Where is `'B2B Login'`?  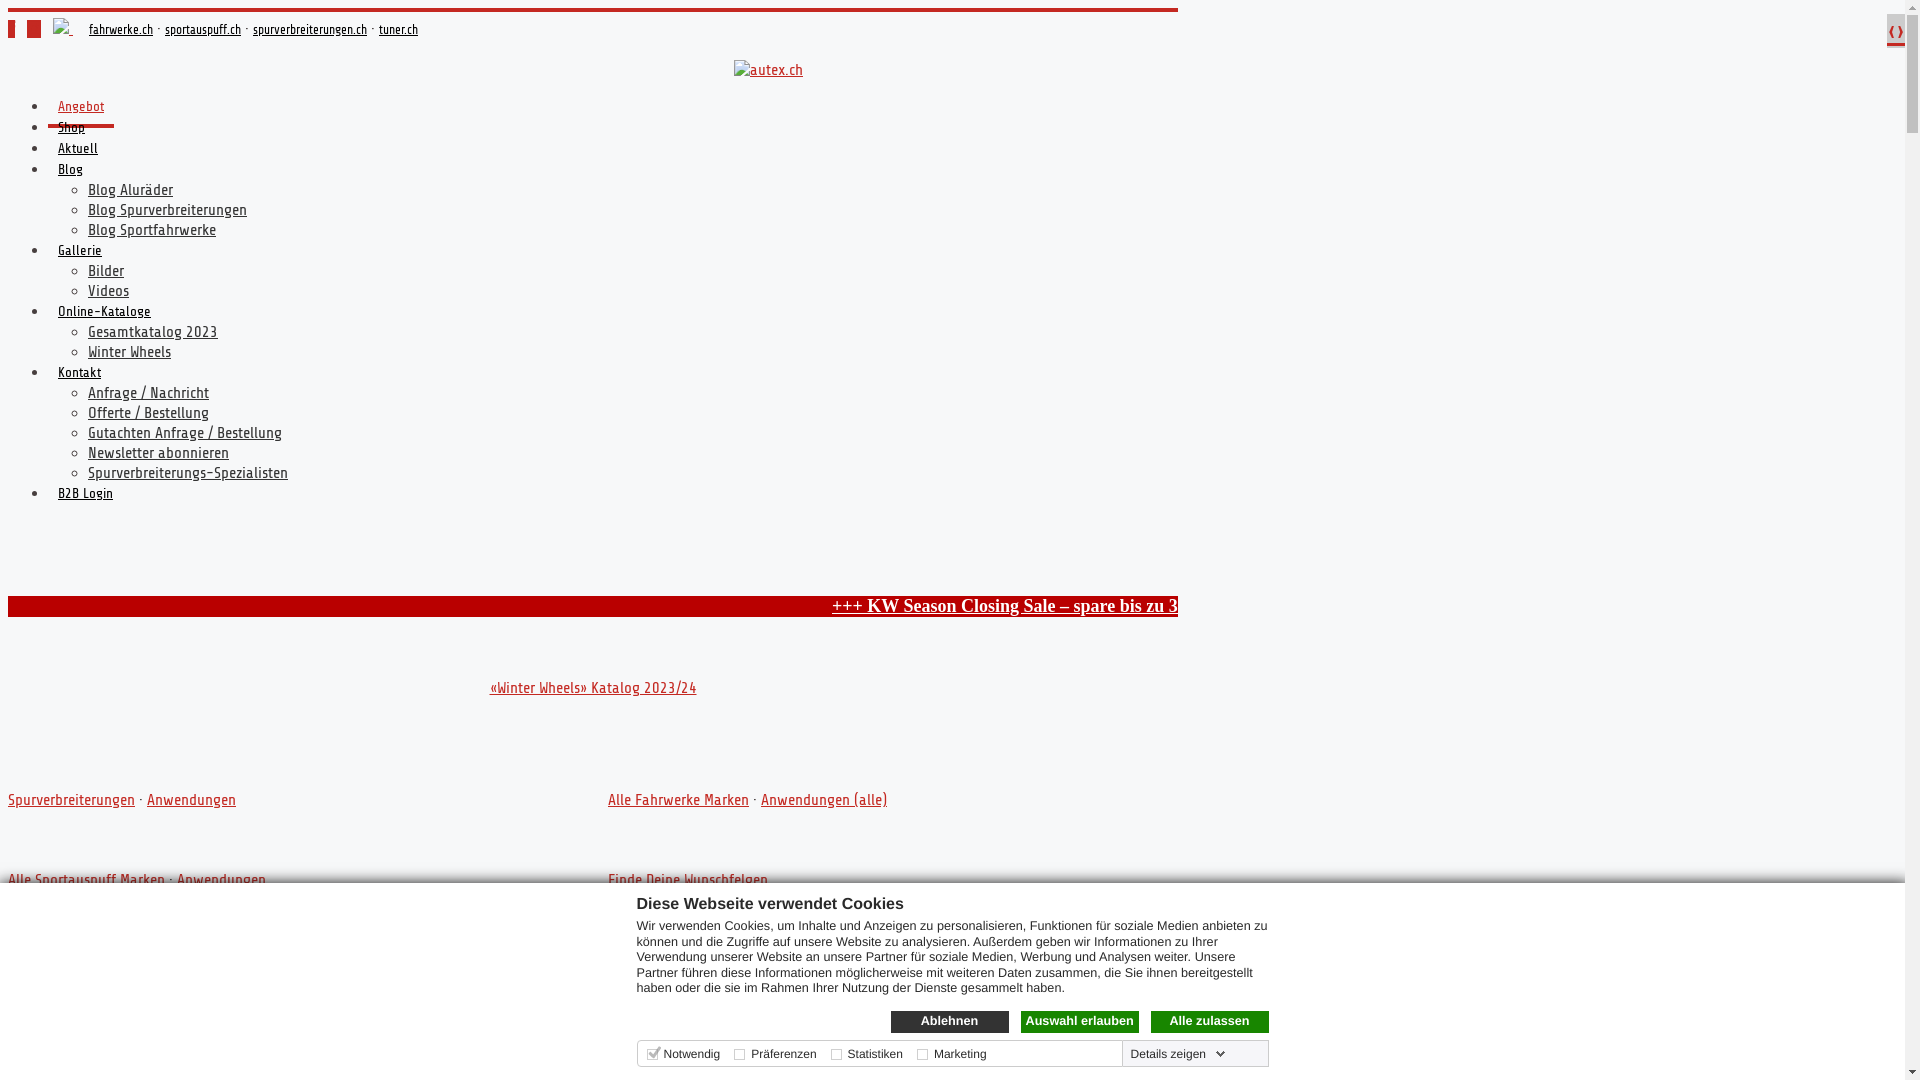 'B2B Login' is located at coordinates (48, 496).